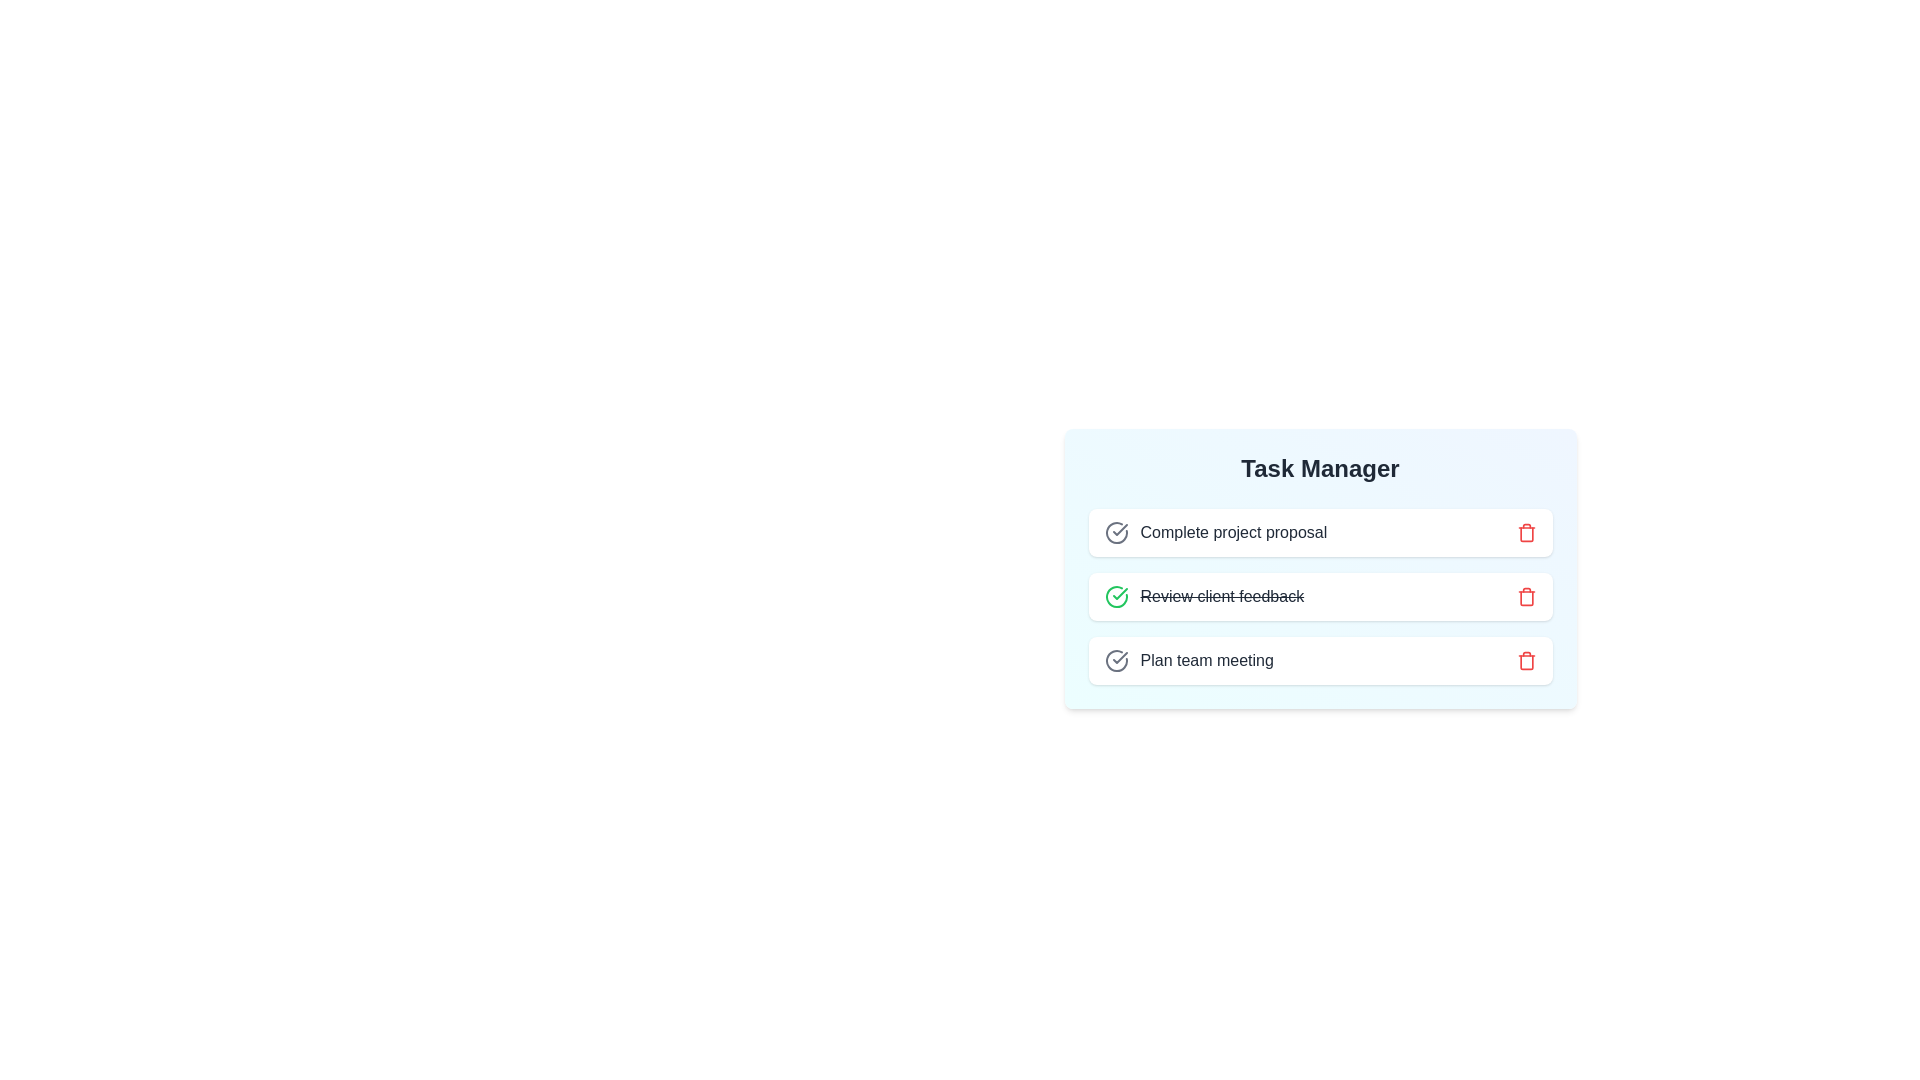  Describe the element at coordinates (1525, 660) in the screenshot. I see `the delete button for the task 'Plan team meeting'` at that location.